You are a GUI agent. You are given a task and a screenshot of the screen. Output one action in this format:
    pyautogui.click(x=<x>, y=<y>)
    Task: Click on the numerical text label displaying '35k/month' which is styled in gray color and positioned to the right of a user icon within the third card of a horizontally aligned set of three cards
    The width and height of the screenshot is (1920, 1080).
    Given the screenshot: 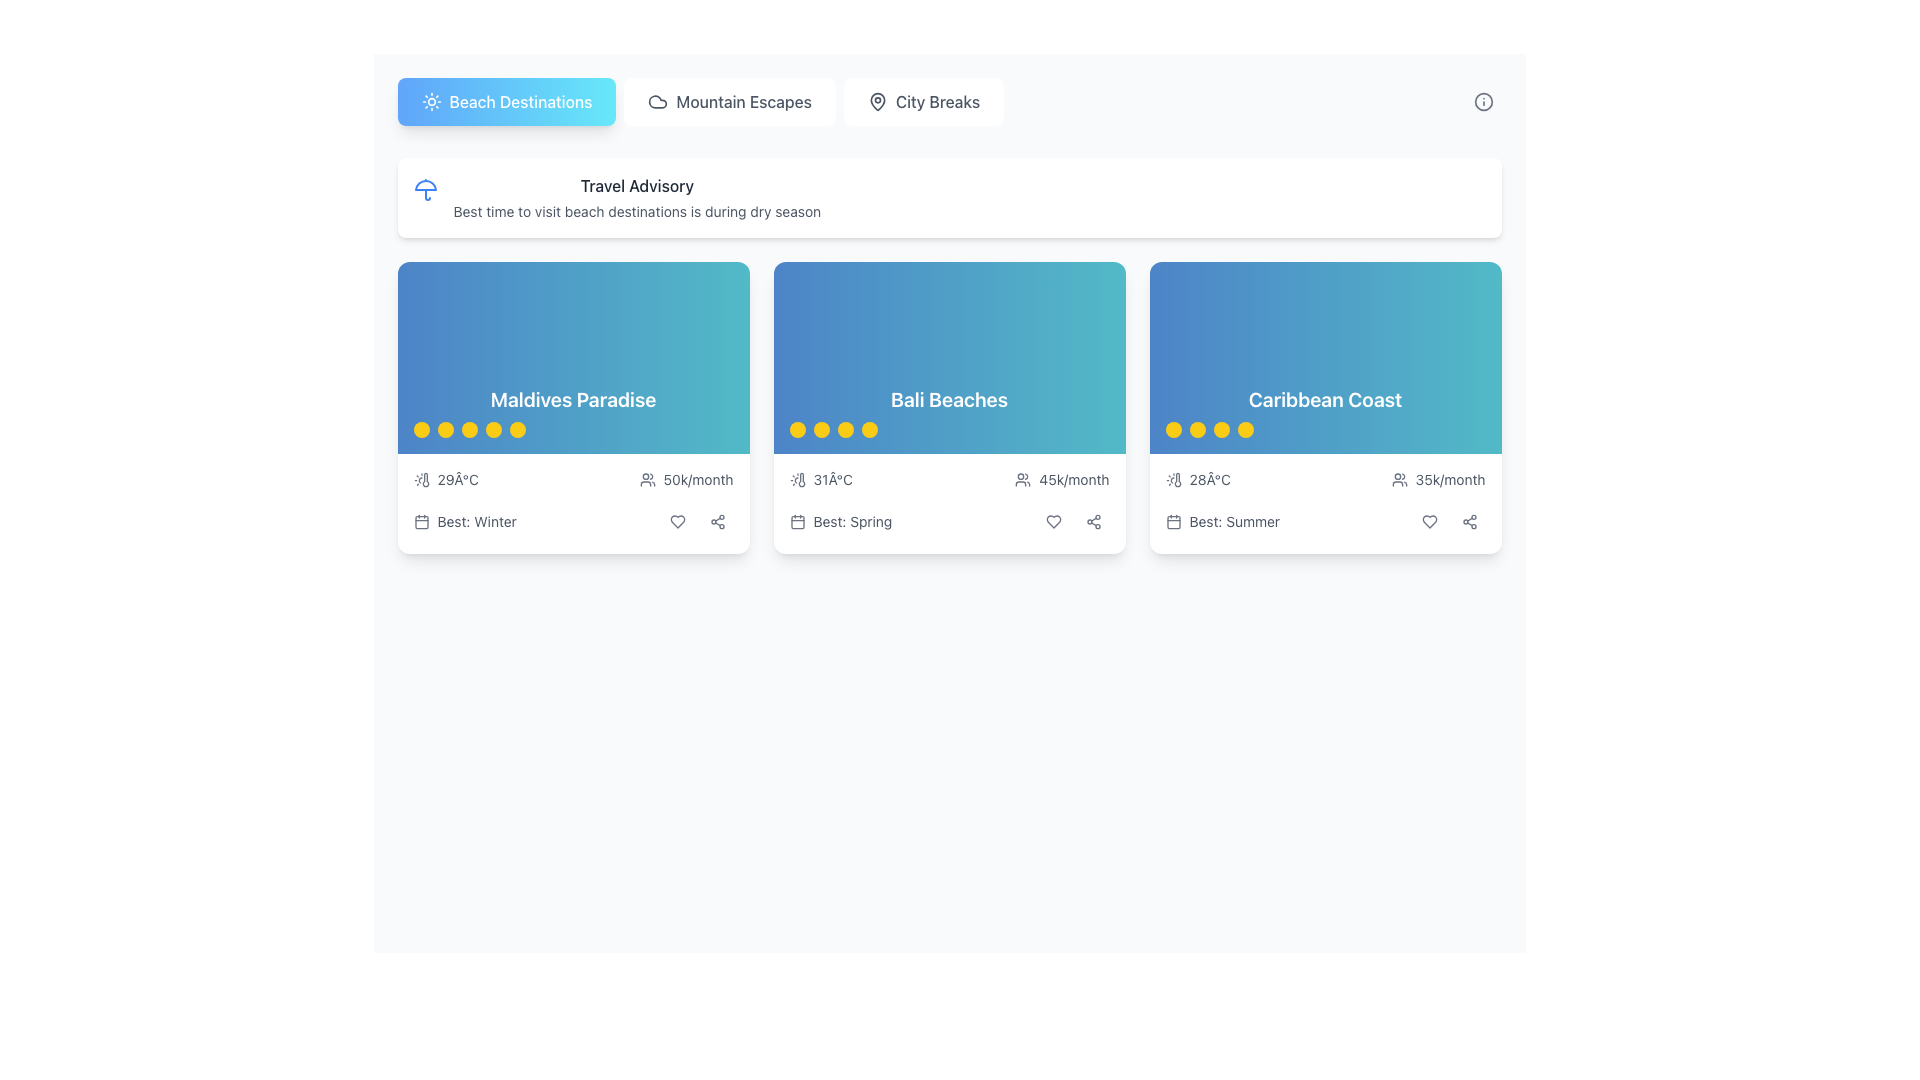 What is the action you would take?
    pyautogui.click(x=1450, y=479)
    